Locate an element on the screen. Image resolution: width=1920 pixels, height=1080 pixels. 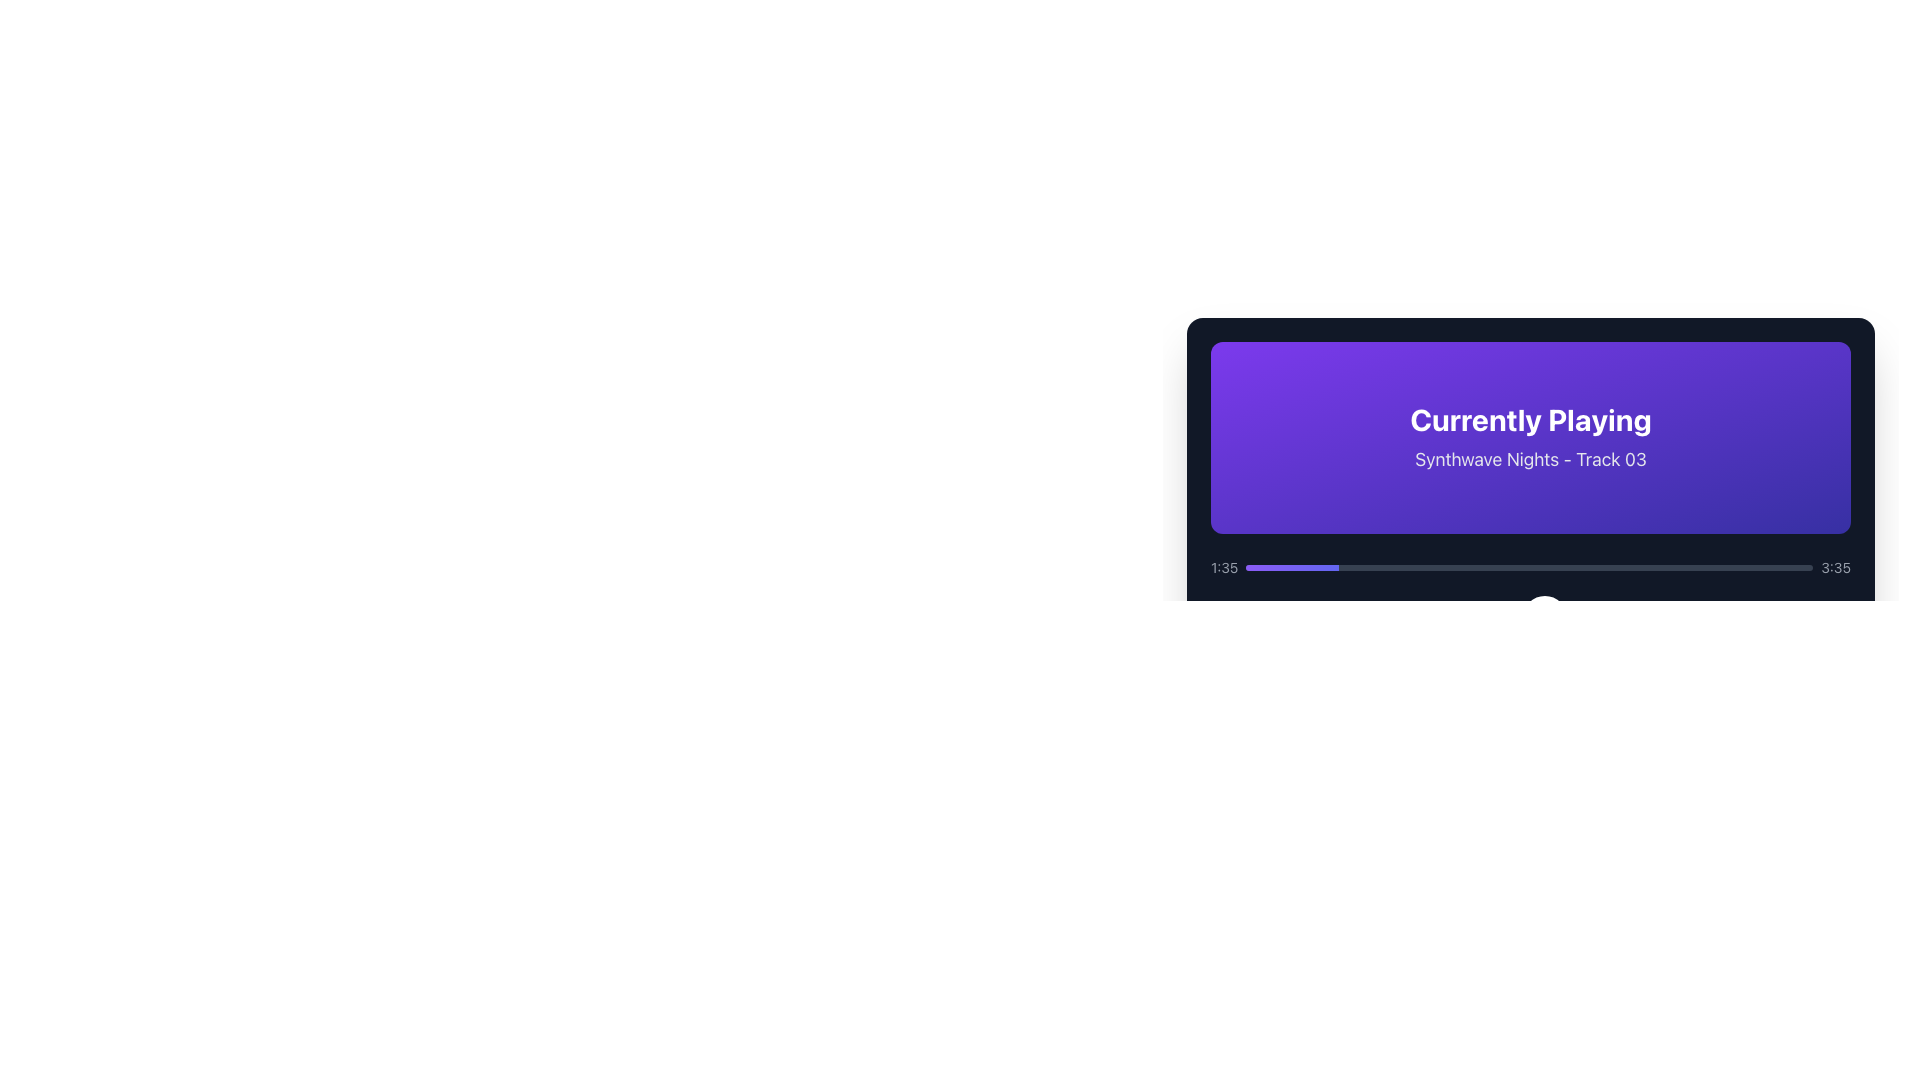
the text display element that shows 'Synthwave NightsVarious Artists' for accessibility features is located at coordinates (1484, 793).